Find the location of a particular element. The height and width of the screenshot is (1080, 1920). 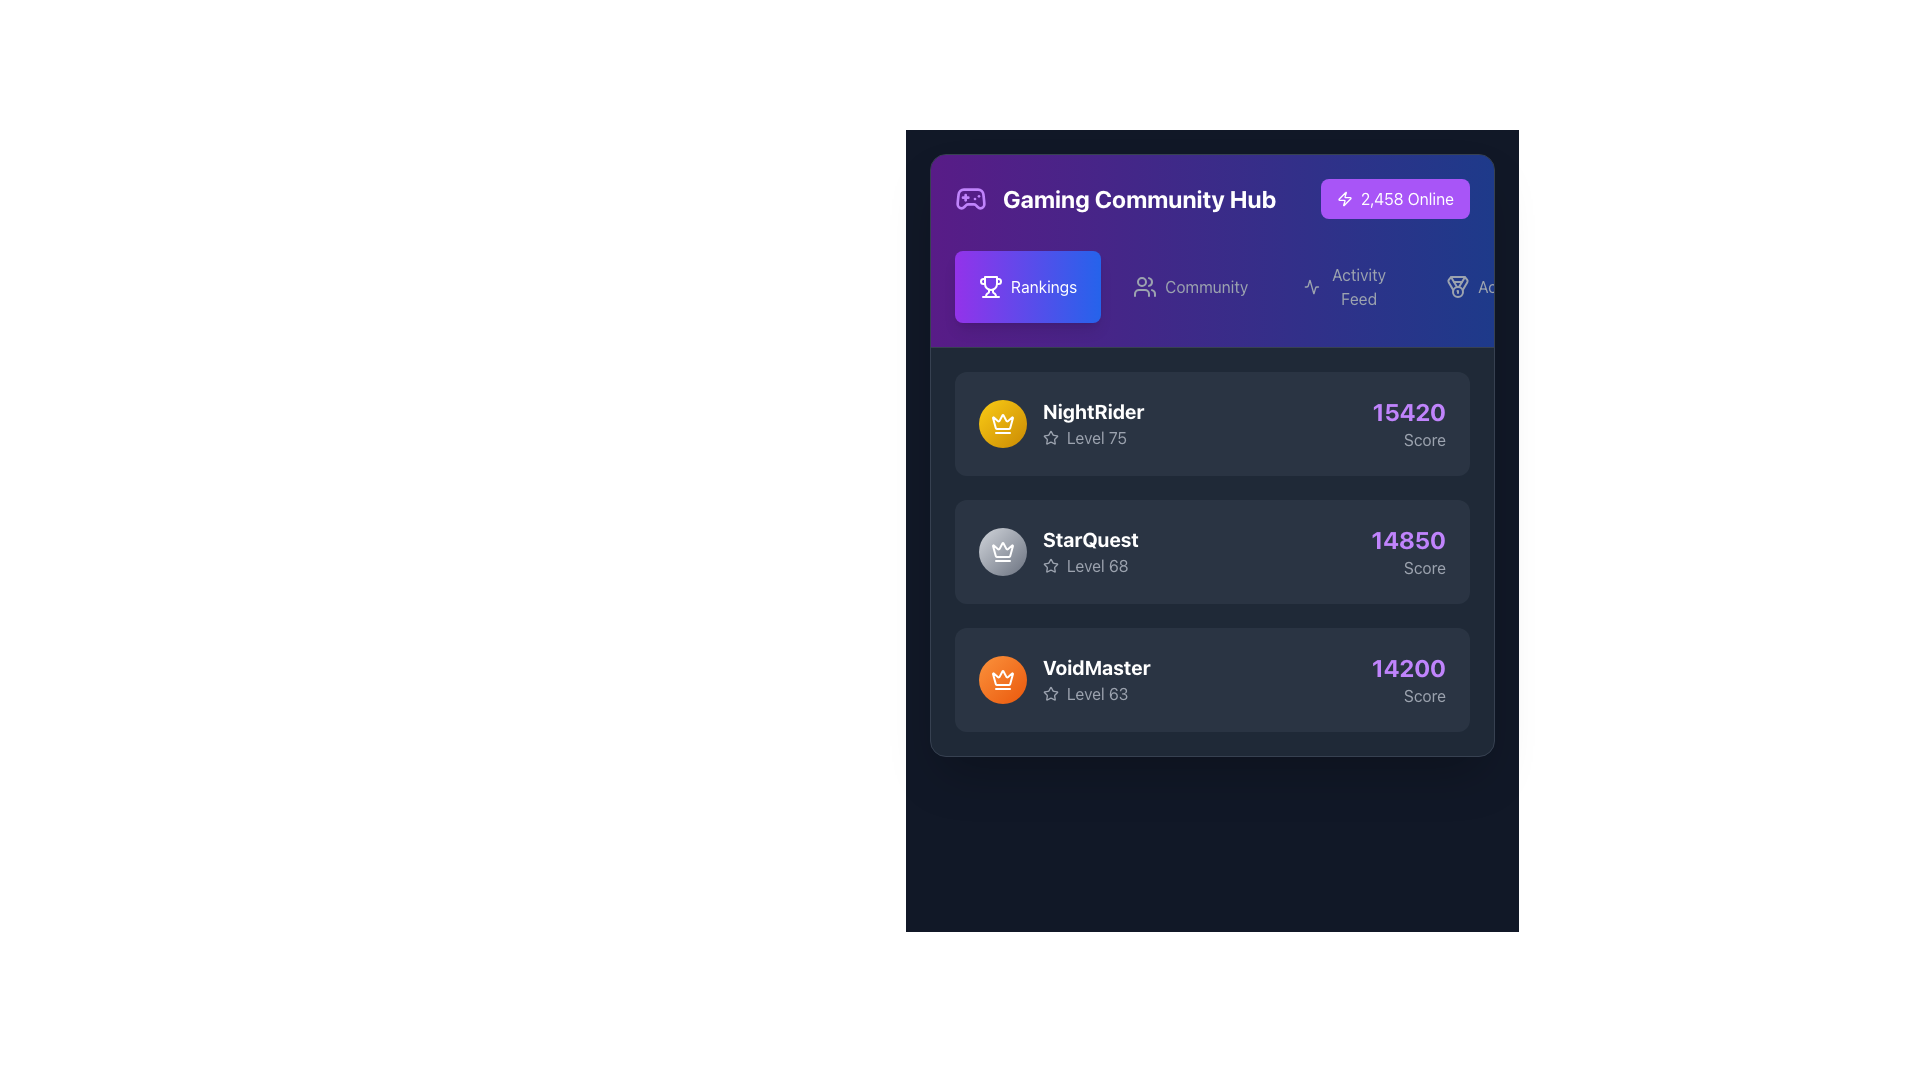

the crown icon located within the first card of the 'Rankings' list, which symbolizes user achievement and is positioned to the left of the text 'NightRider' is located at coordinates (1003, 423).